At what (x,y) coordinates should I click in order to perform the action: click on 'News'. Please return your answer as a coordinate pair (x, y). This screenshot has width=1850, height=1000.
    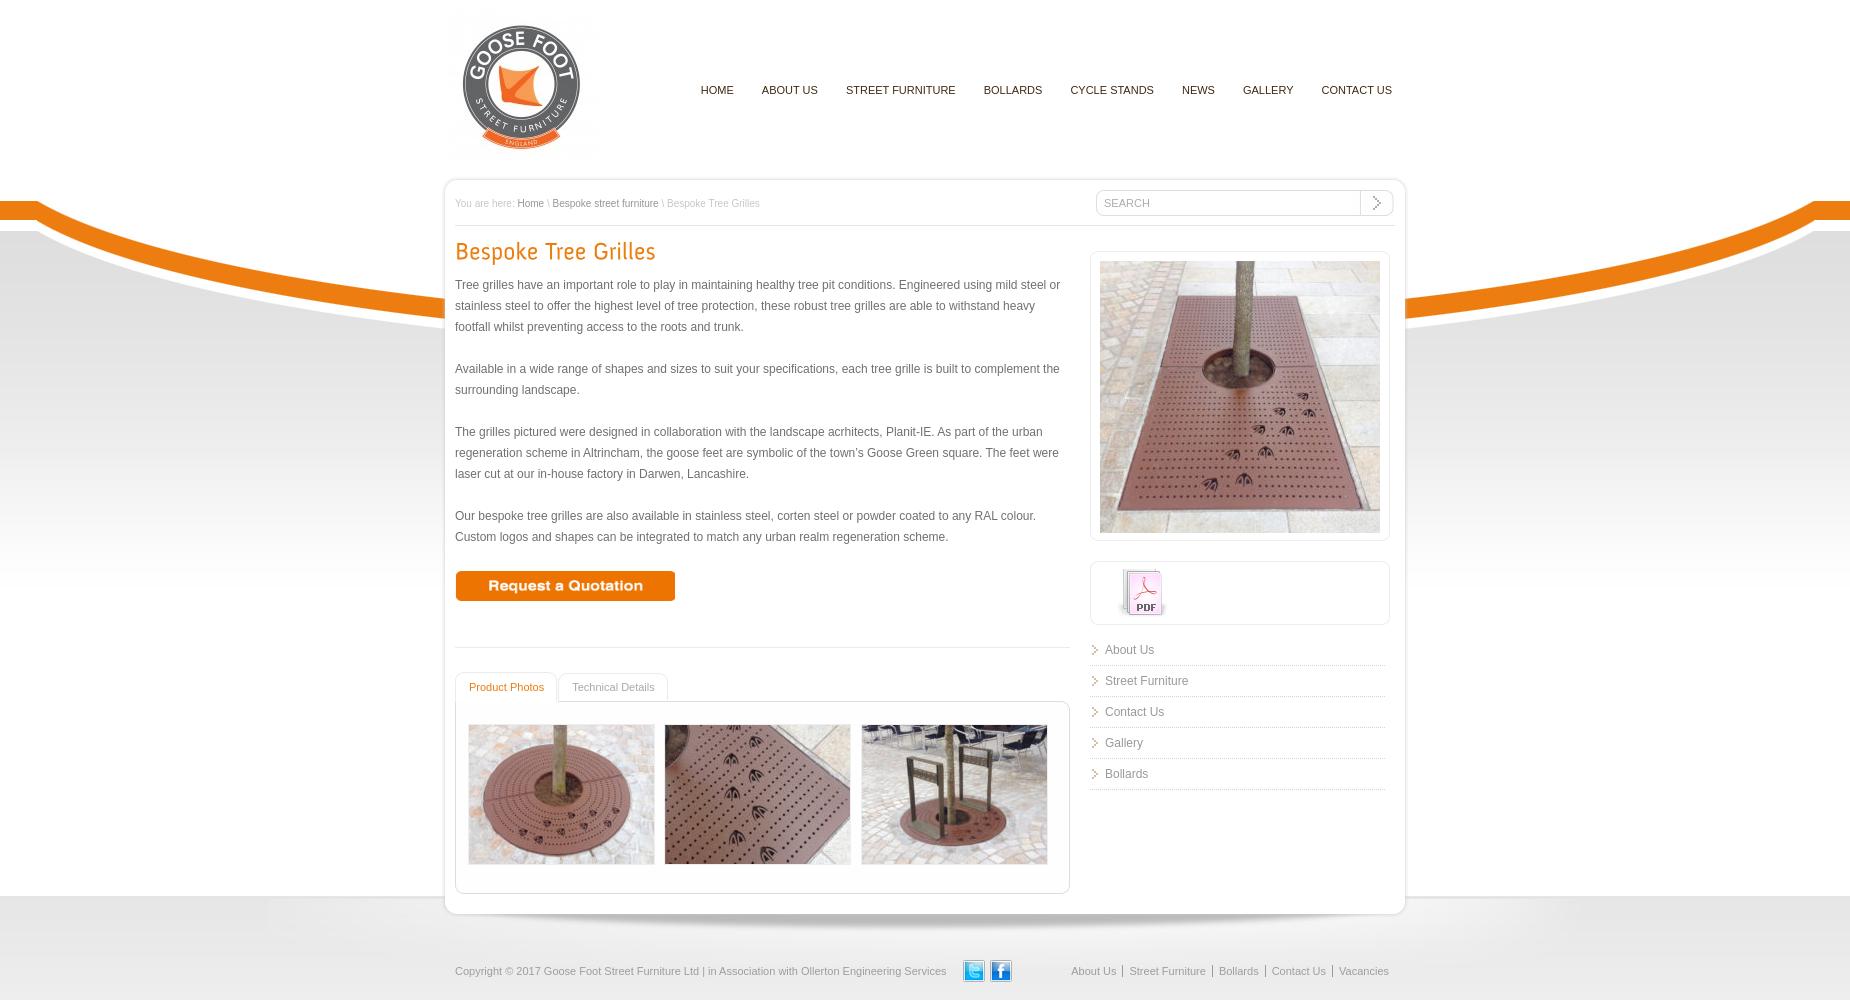
    Looking at the image, I should click on (1196, 89).